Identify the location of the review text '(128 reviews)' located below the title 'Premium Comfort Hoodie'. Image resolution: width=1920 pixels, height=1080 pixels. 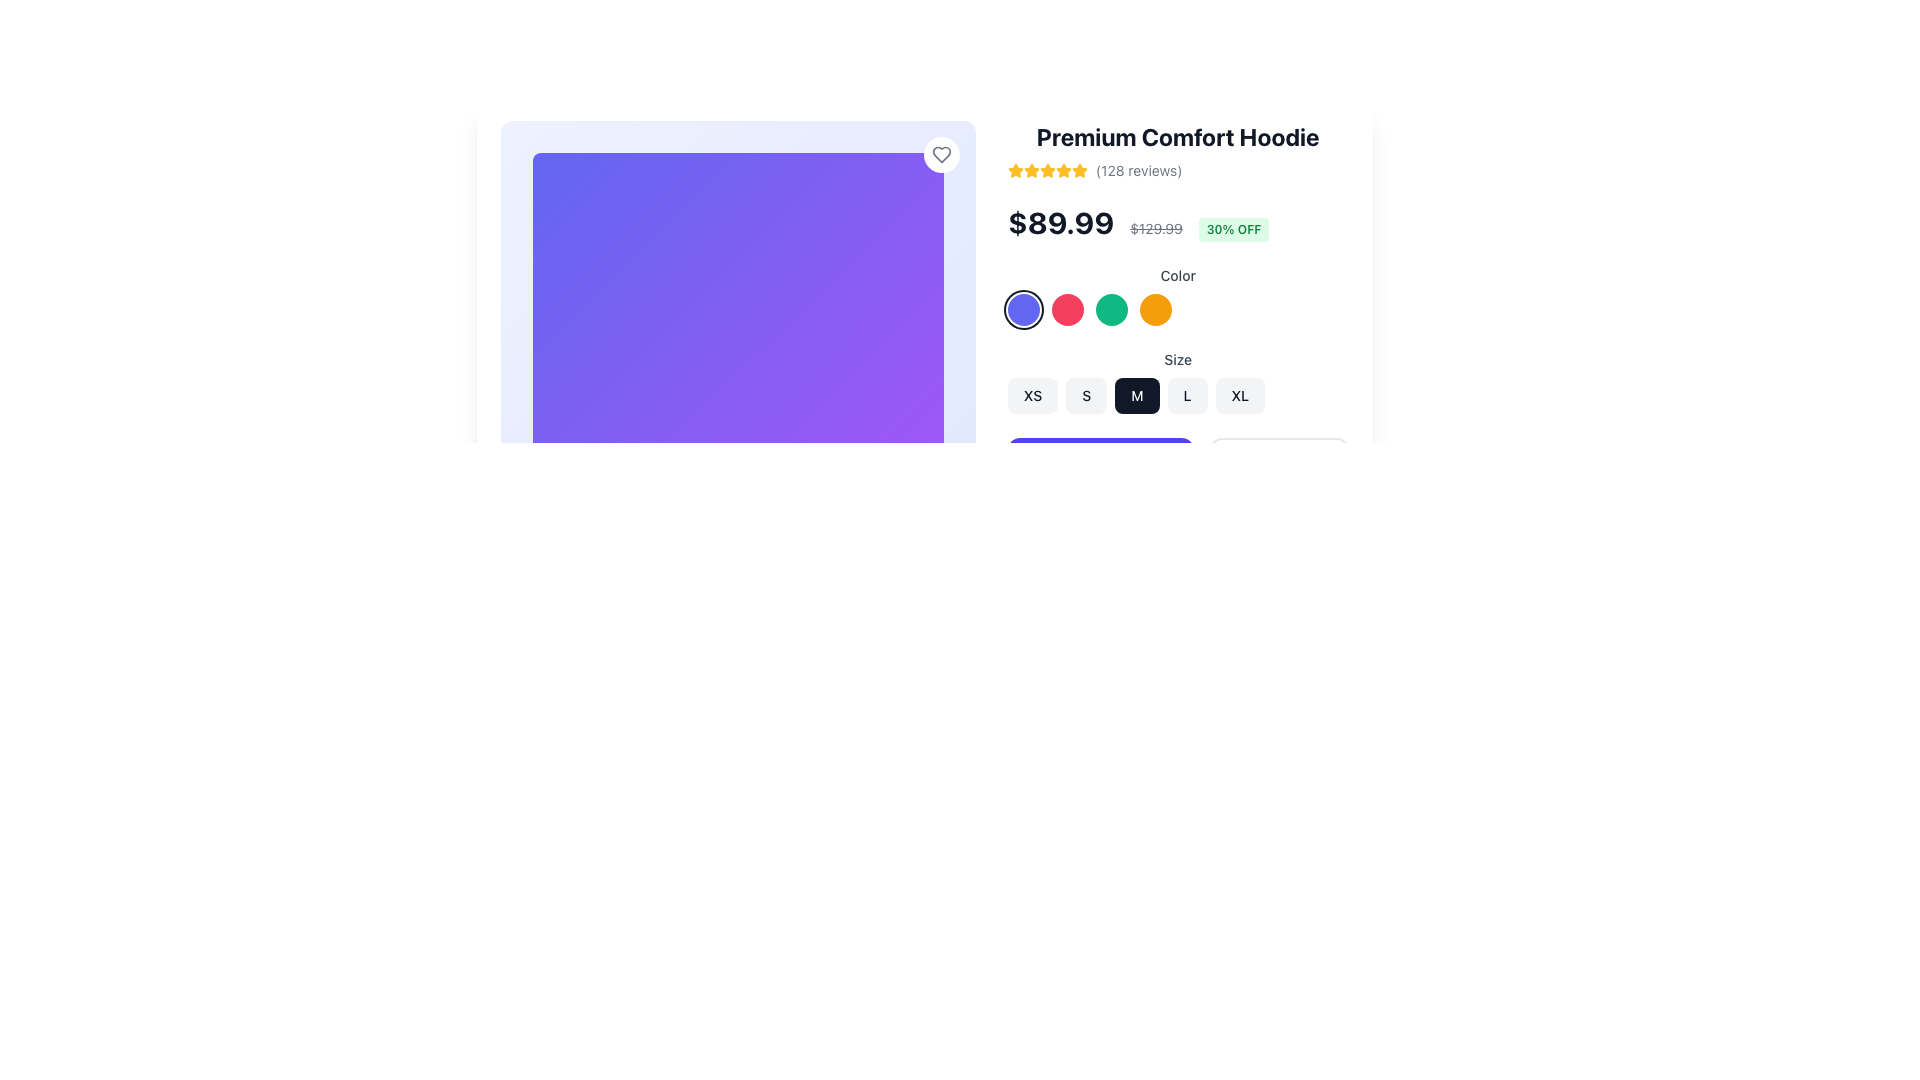
(1178, 169).